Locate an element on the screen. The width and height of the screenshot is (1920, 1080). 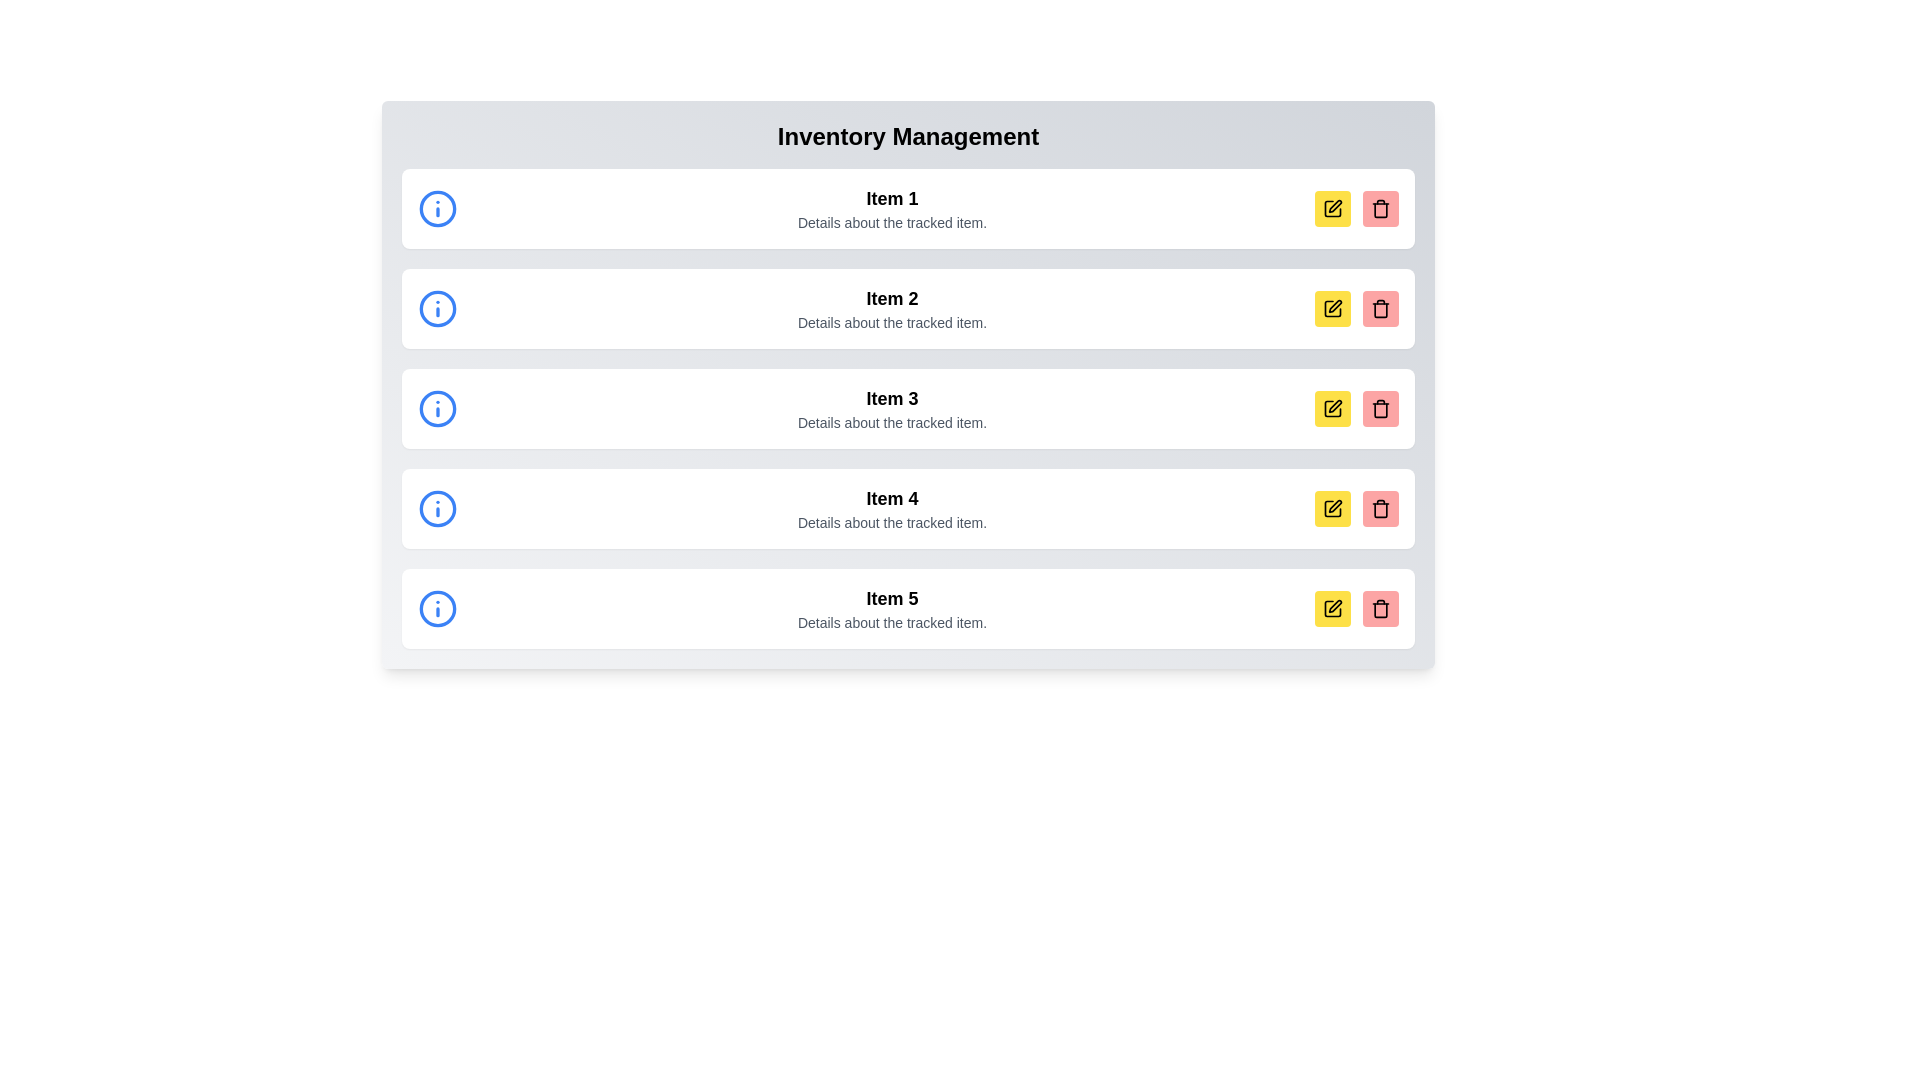
the delete icon located on the far-right side of the item's row in the 'Inventory Management' section is located at coordinates (1380, 208).